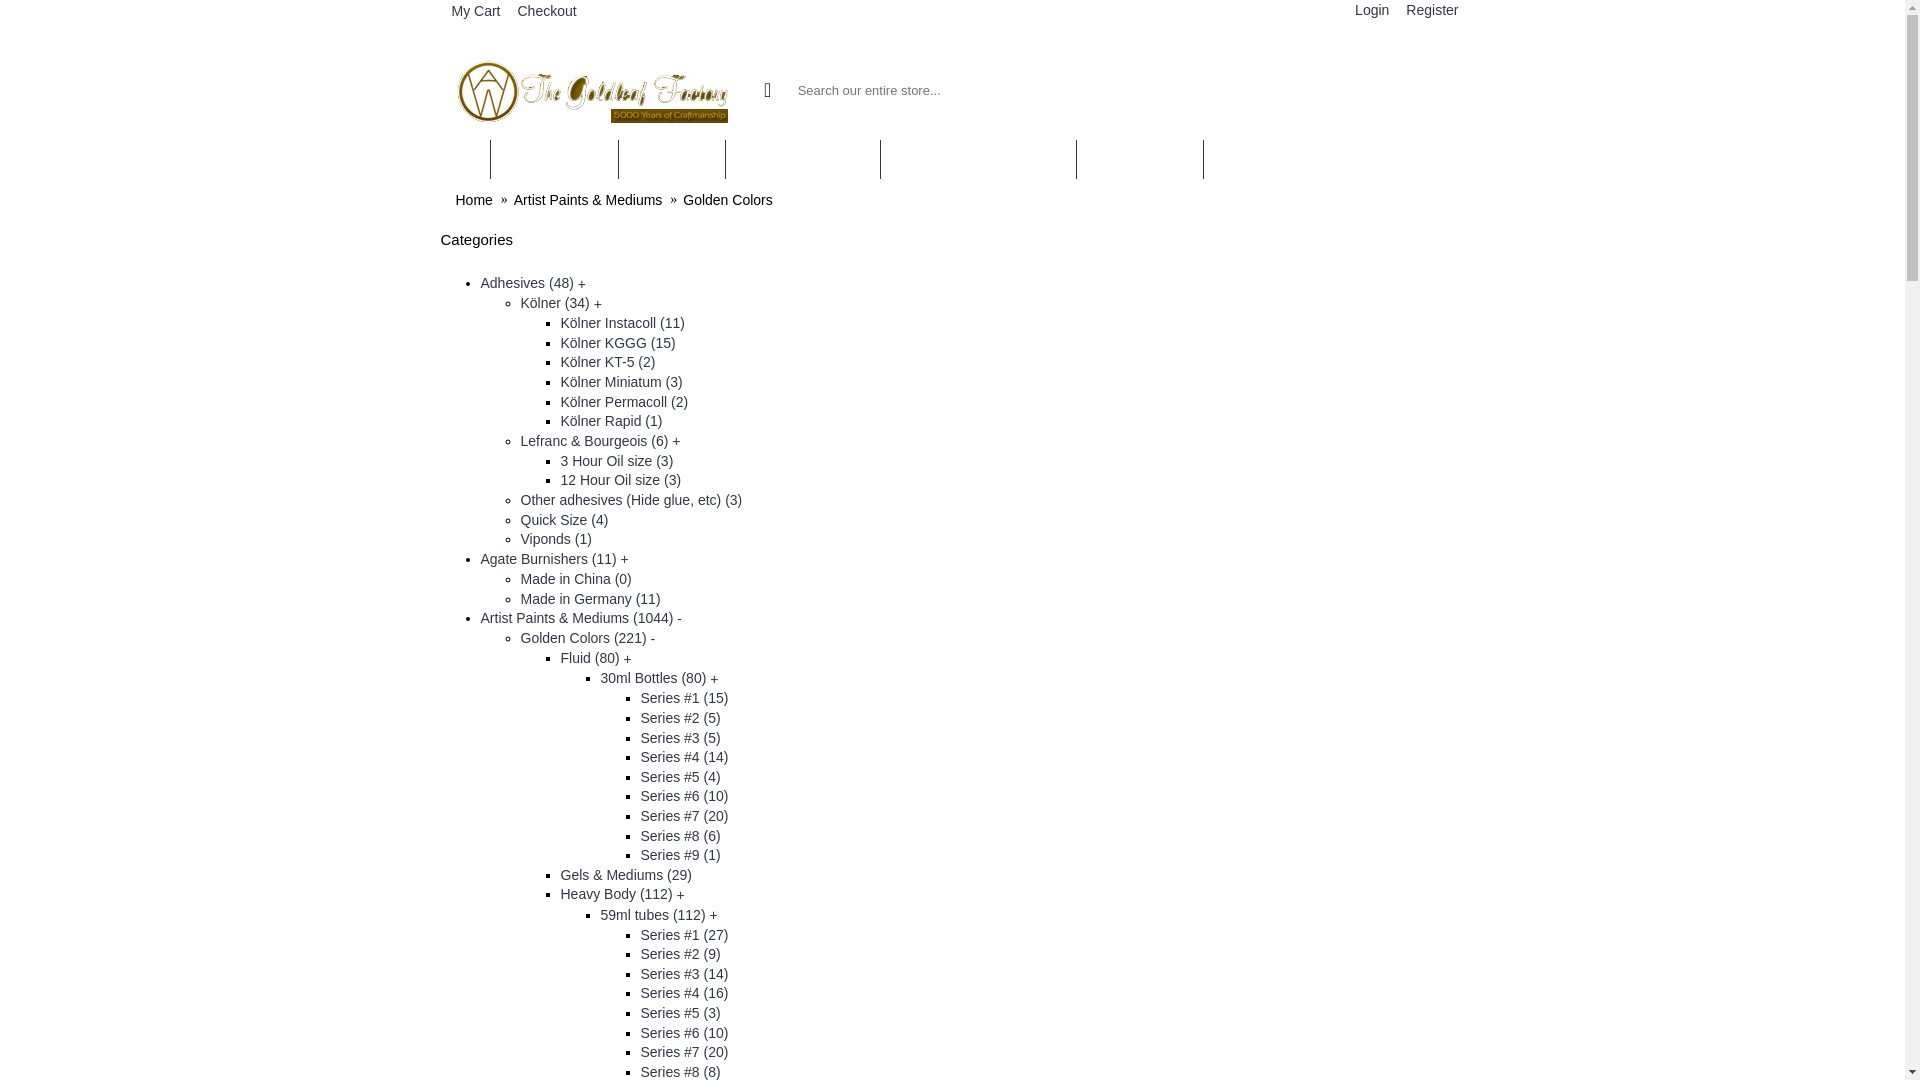  What do you see at coordinates (574, 578) in the screenshot?
I see `'Made in China (0)'` at bounding box center [574, 578].